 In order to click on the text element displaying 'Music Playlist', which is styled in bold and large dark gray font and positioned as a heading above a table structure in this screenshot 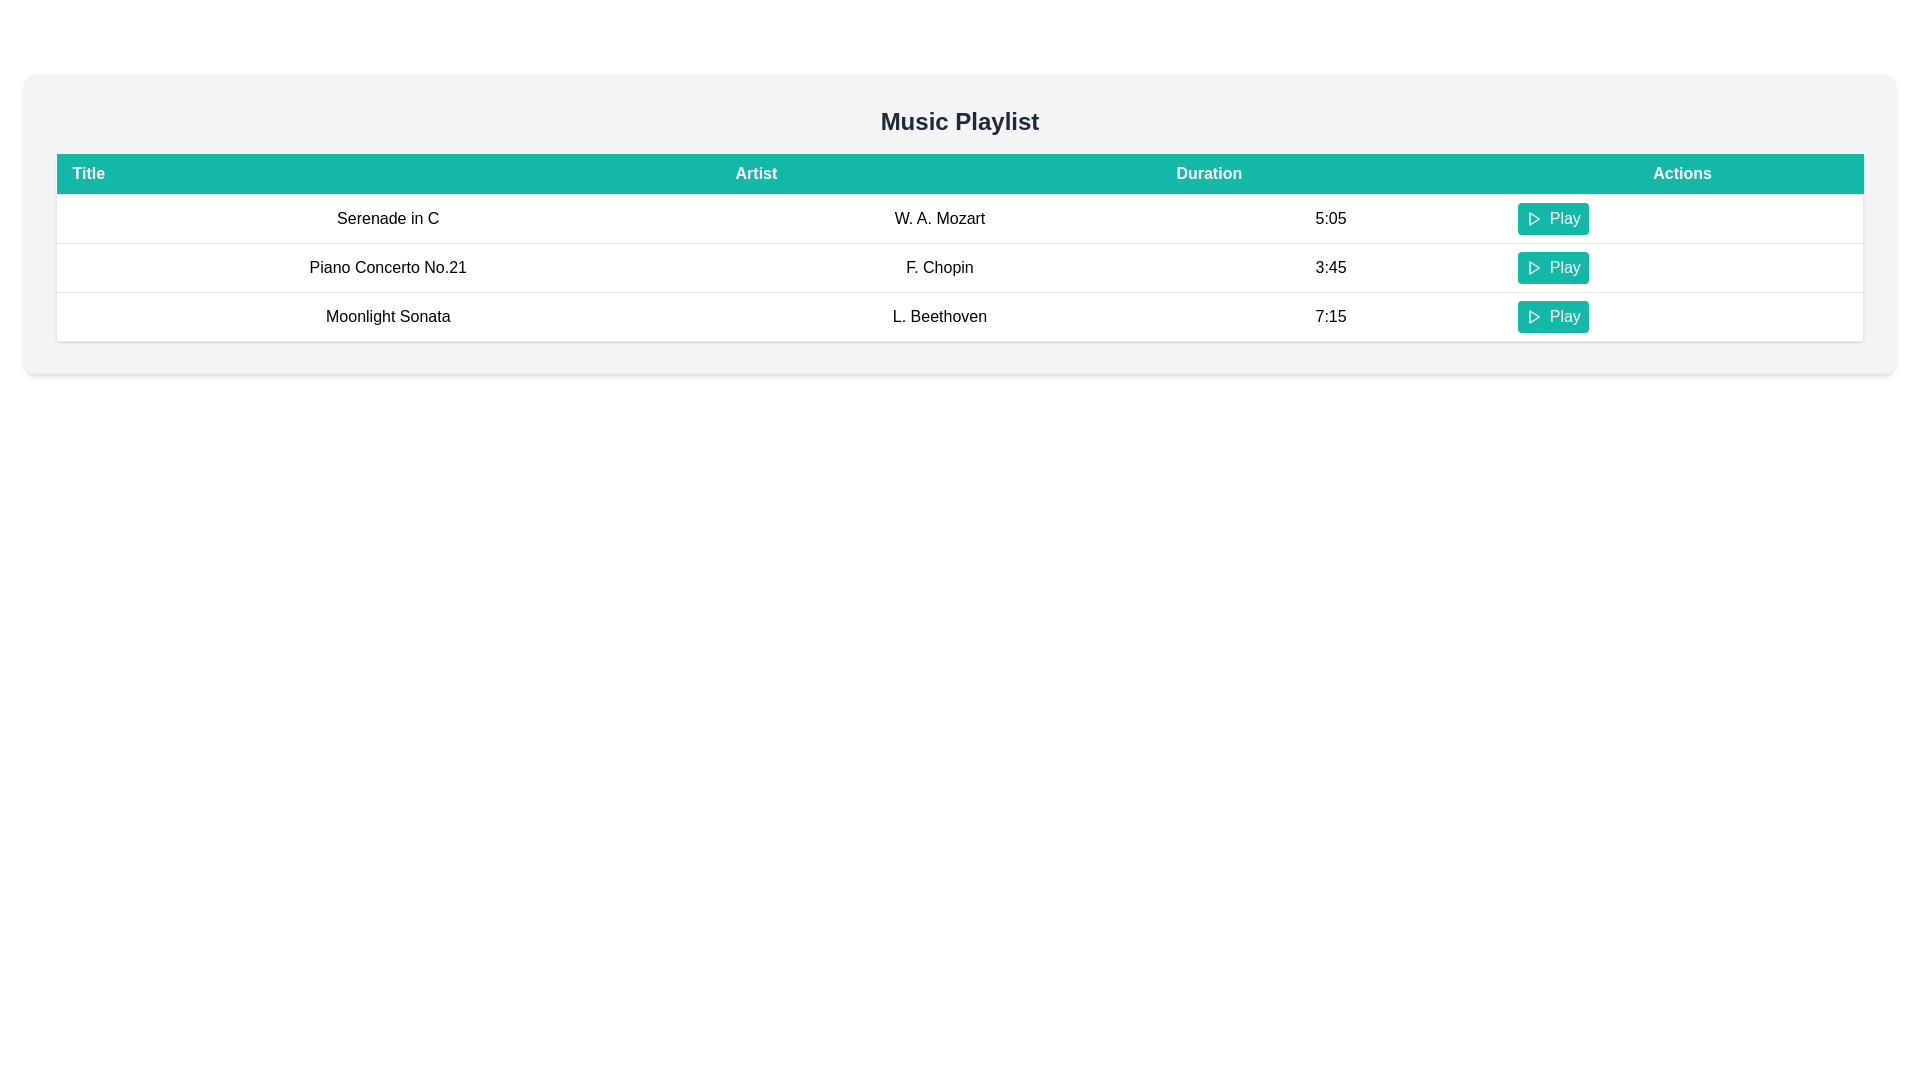, I will do `click(960, 122)`.